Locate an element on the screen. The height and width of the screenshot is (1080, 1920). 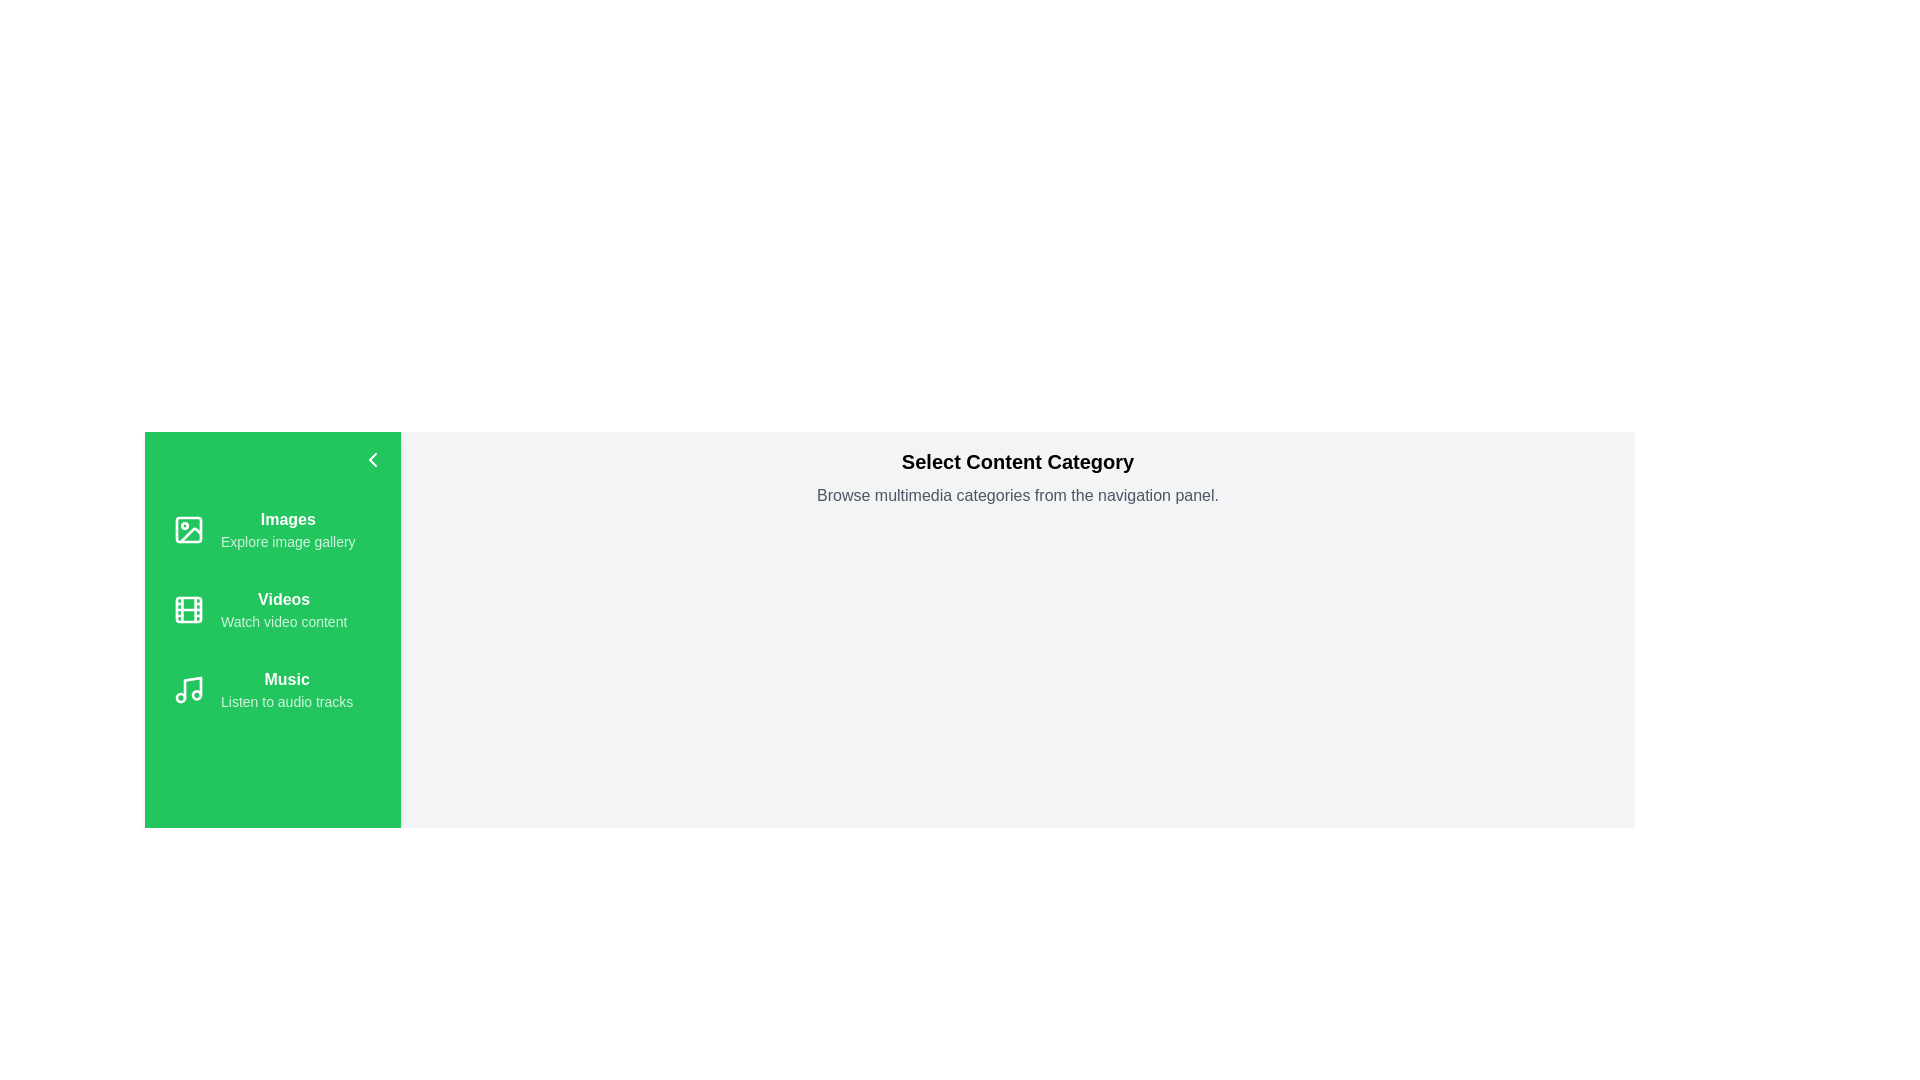
the category Images to see its hover effect is located at coordinates (272, 528).